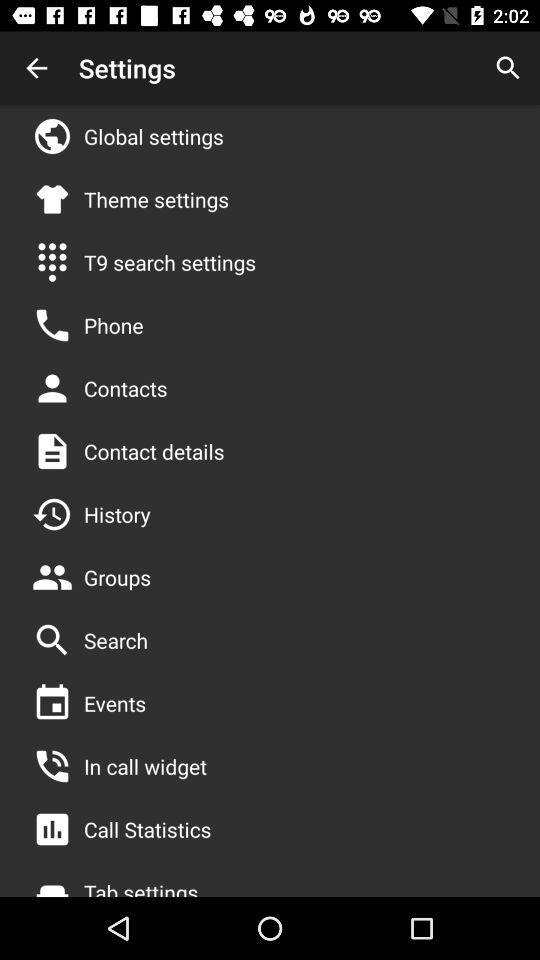 This screenshot has width=540, height=960. What do you see at coordinates (146, 829) in the screenshot?
I see `call statistics item` at bounding box center [146, 829].